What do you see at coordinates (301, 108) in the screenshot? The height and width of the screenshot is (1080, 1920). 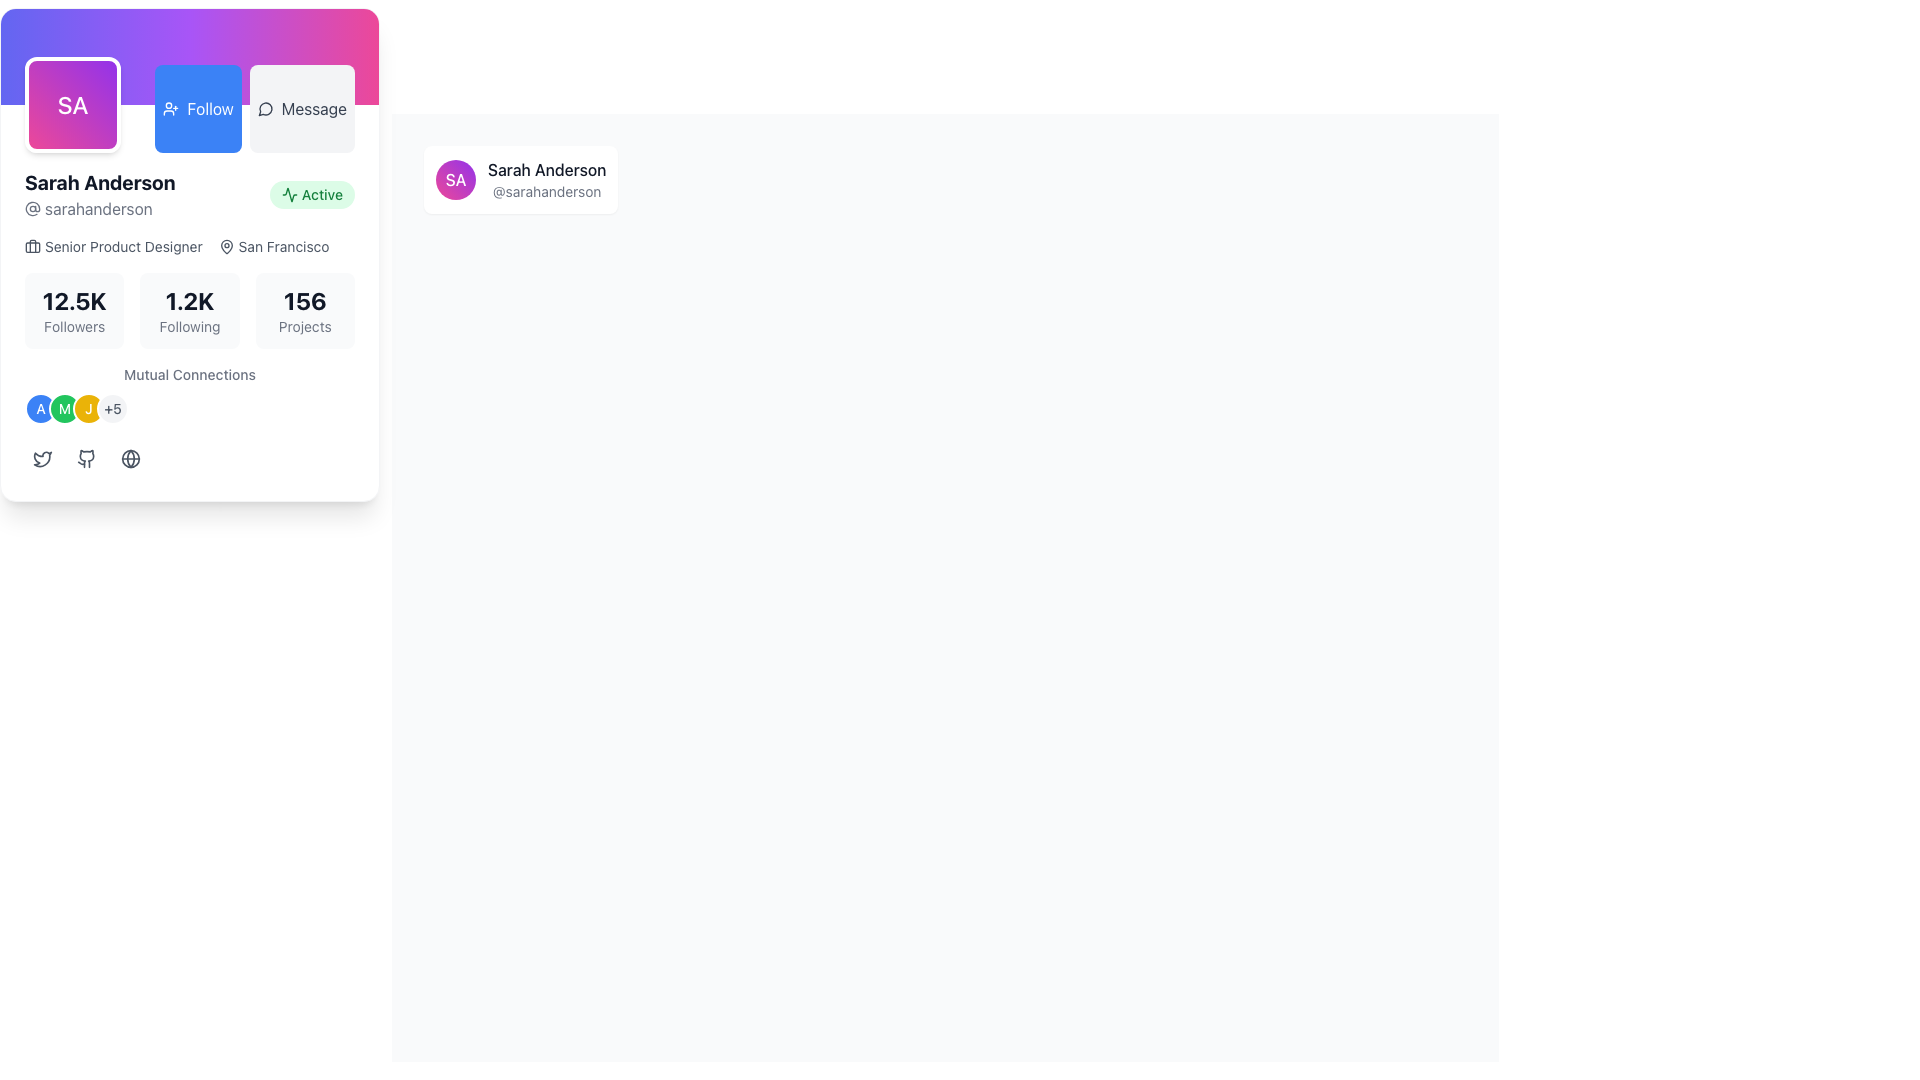 I see `the 'Message' button with a light gray background and rounded corners` at bounding box center [301, 108].